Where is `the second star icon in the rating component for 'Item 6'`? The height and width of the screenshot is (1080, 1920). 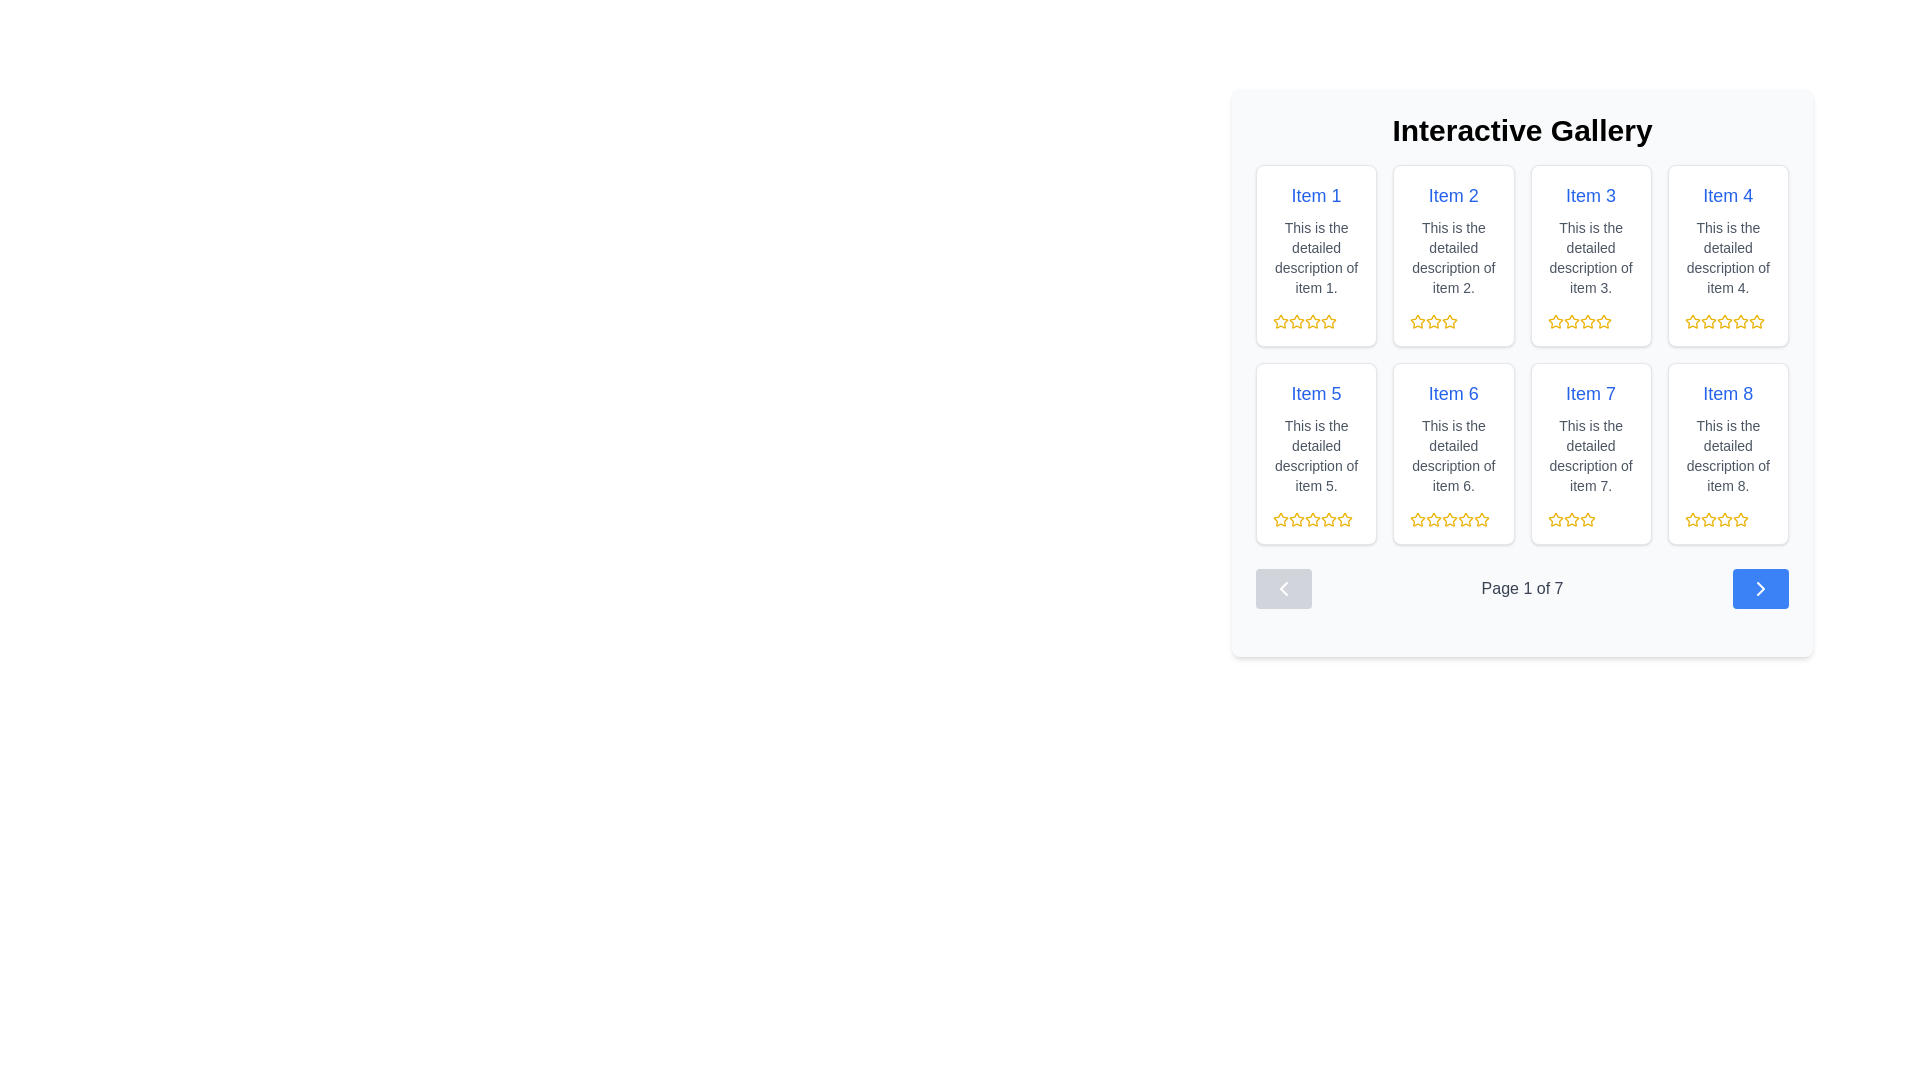 the second star icon in the rating component for 'Item 6' is located at coordinates (1450, 518).